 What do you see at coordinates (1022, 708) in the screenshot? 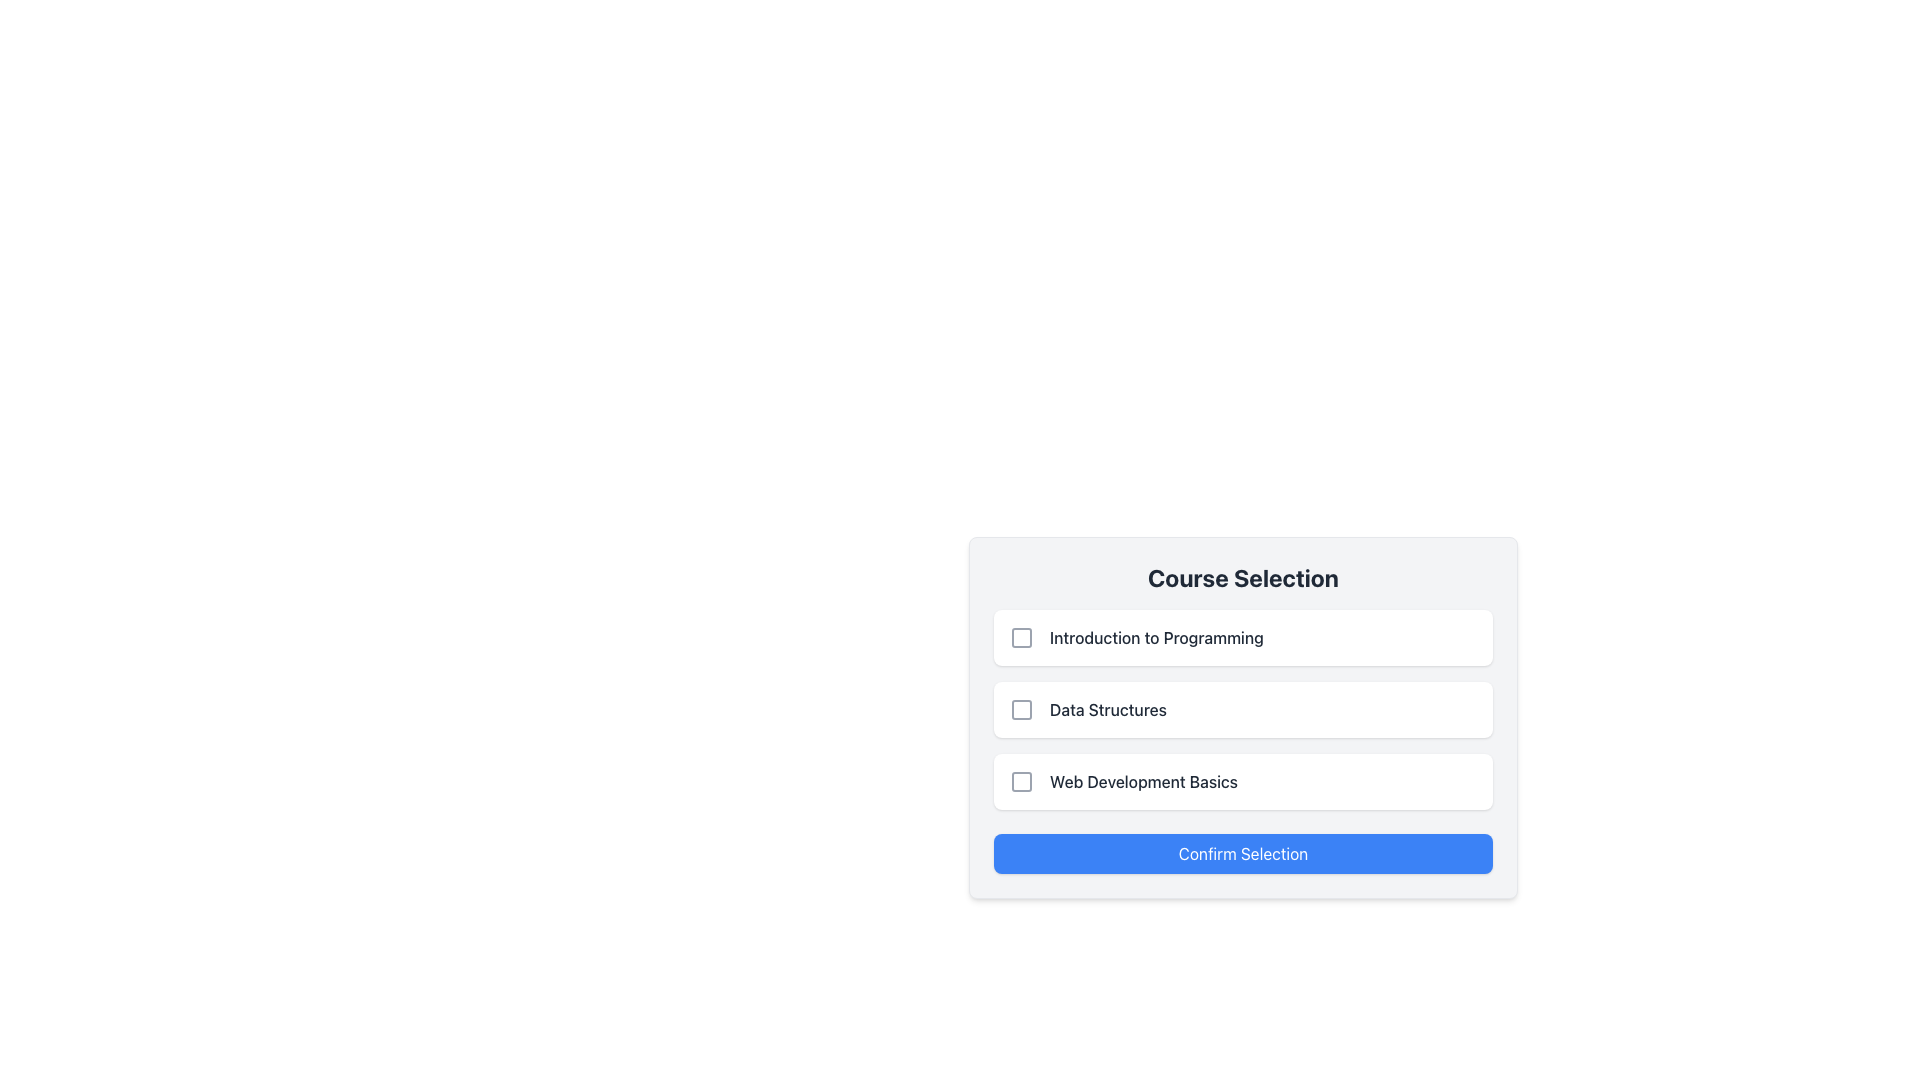
I see `the selected state graphical indicator of the 'Data Structures' checkbox` at bounding box center [1022, 708].